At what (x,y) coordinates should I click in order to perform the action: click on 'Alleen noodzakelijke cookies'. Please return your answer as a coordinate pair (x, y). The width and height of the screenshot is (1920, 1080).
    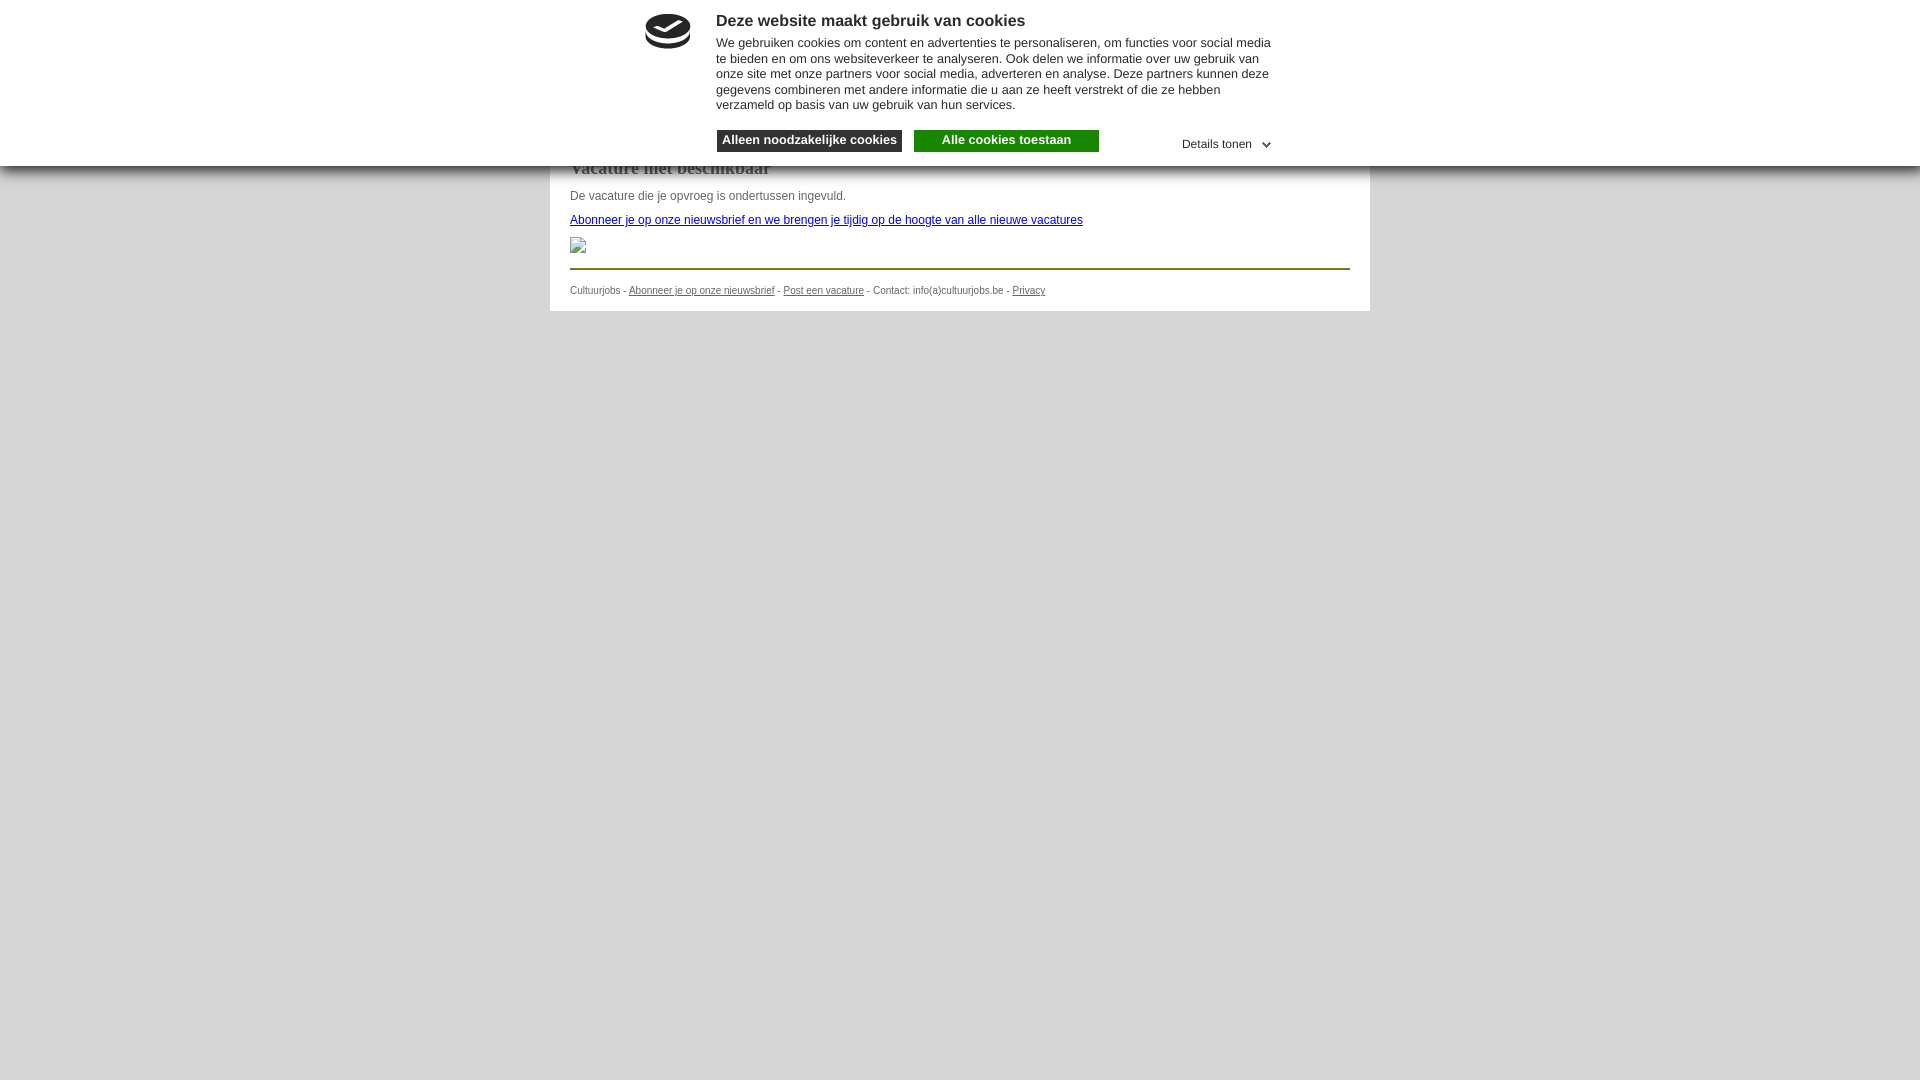
    Looking at the image, I should click on (809, 140).